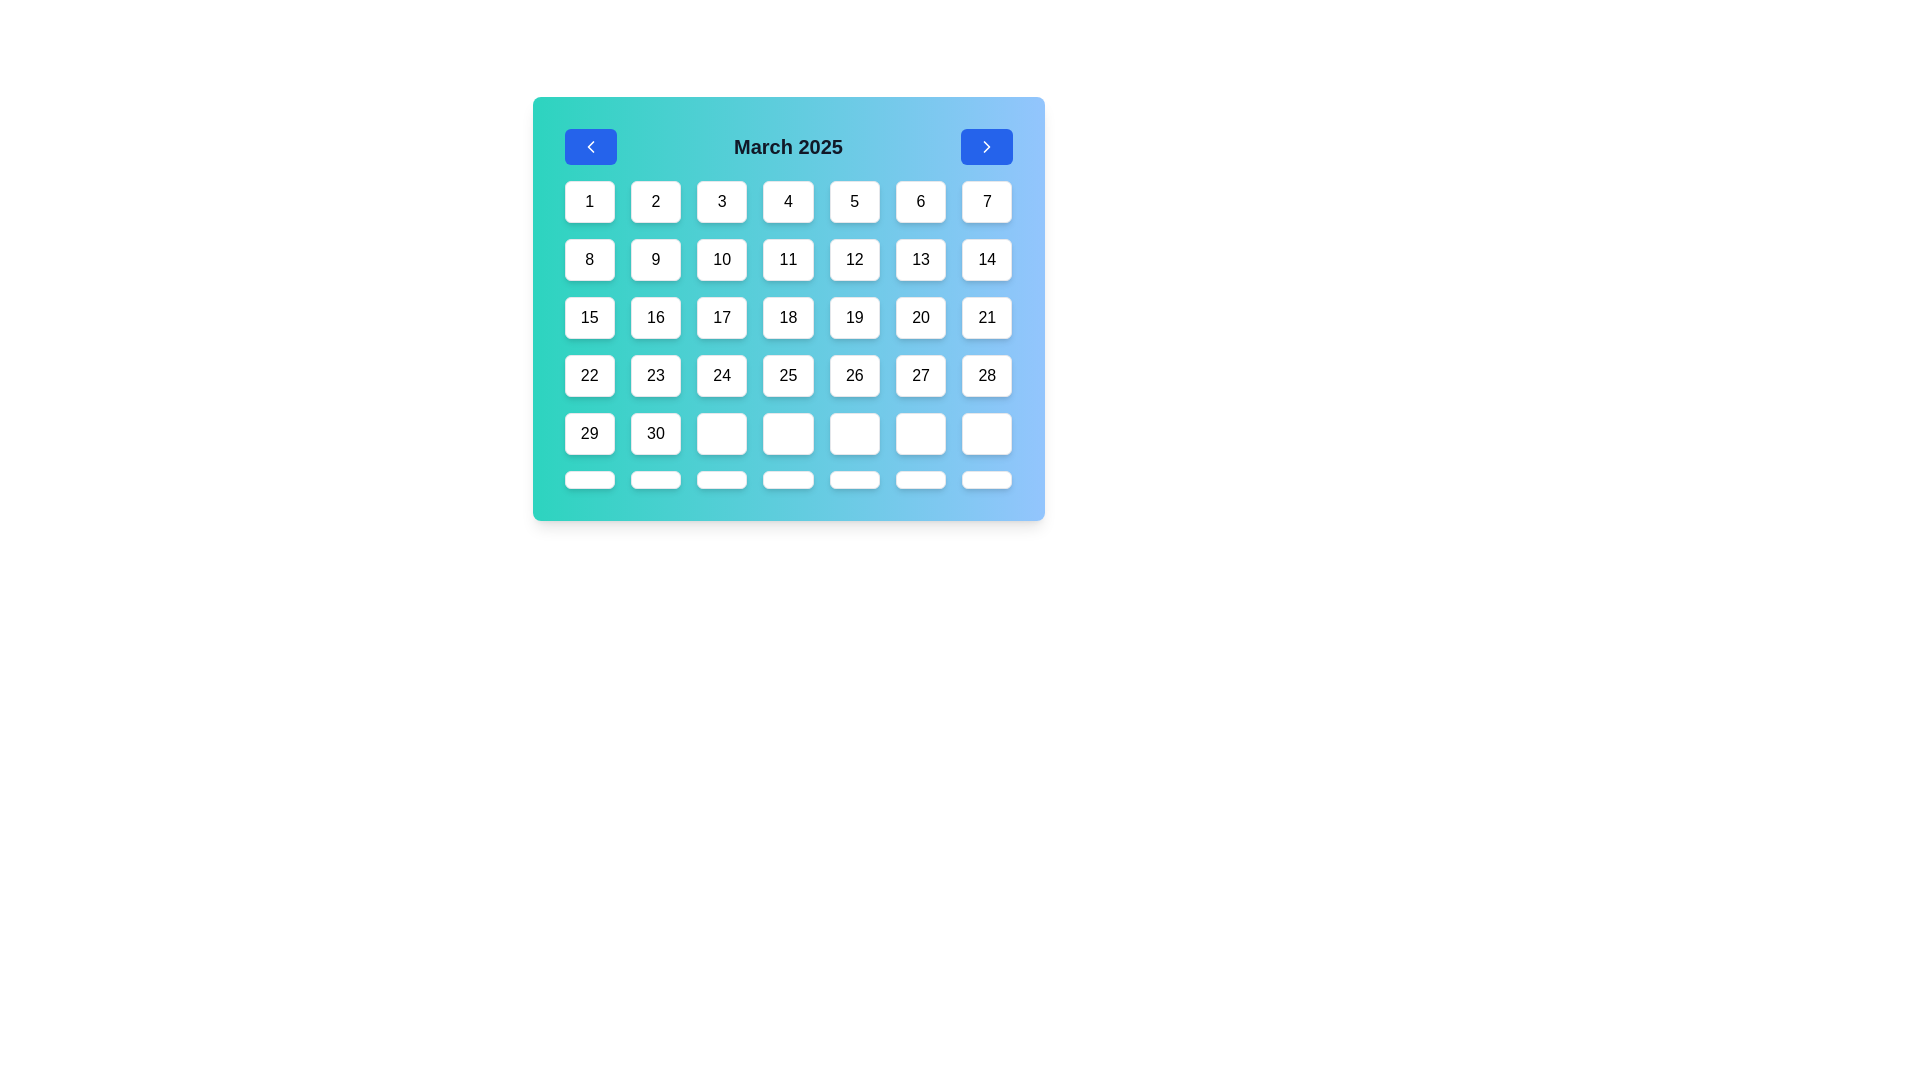 The height and width of the screenshot is (1080, 1920). Describe the element at coordinates (854, 316) in the screenshot. I see `the date button representing '19' in the March 2025 calendar layout` at that location.